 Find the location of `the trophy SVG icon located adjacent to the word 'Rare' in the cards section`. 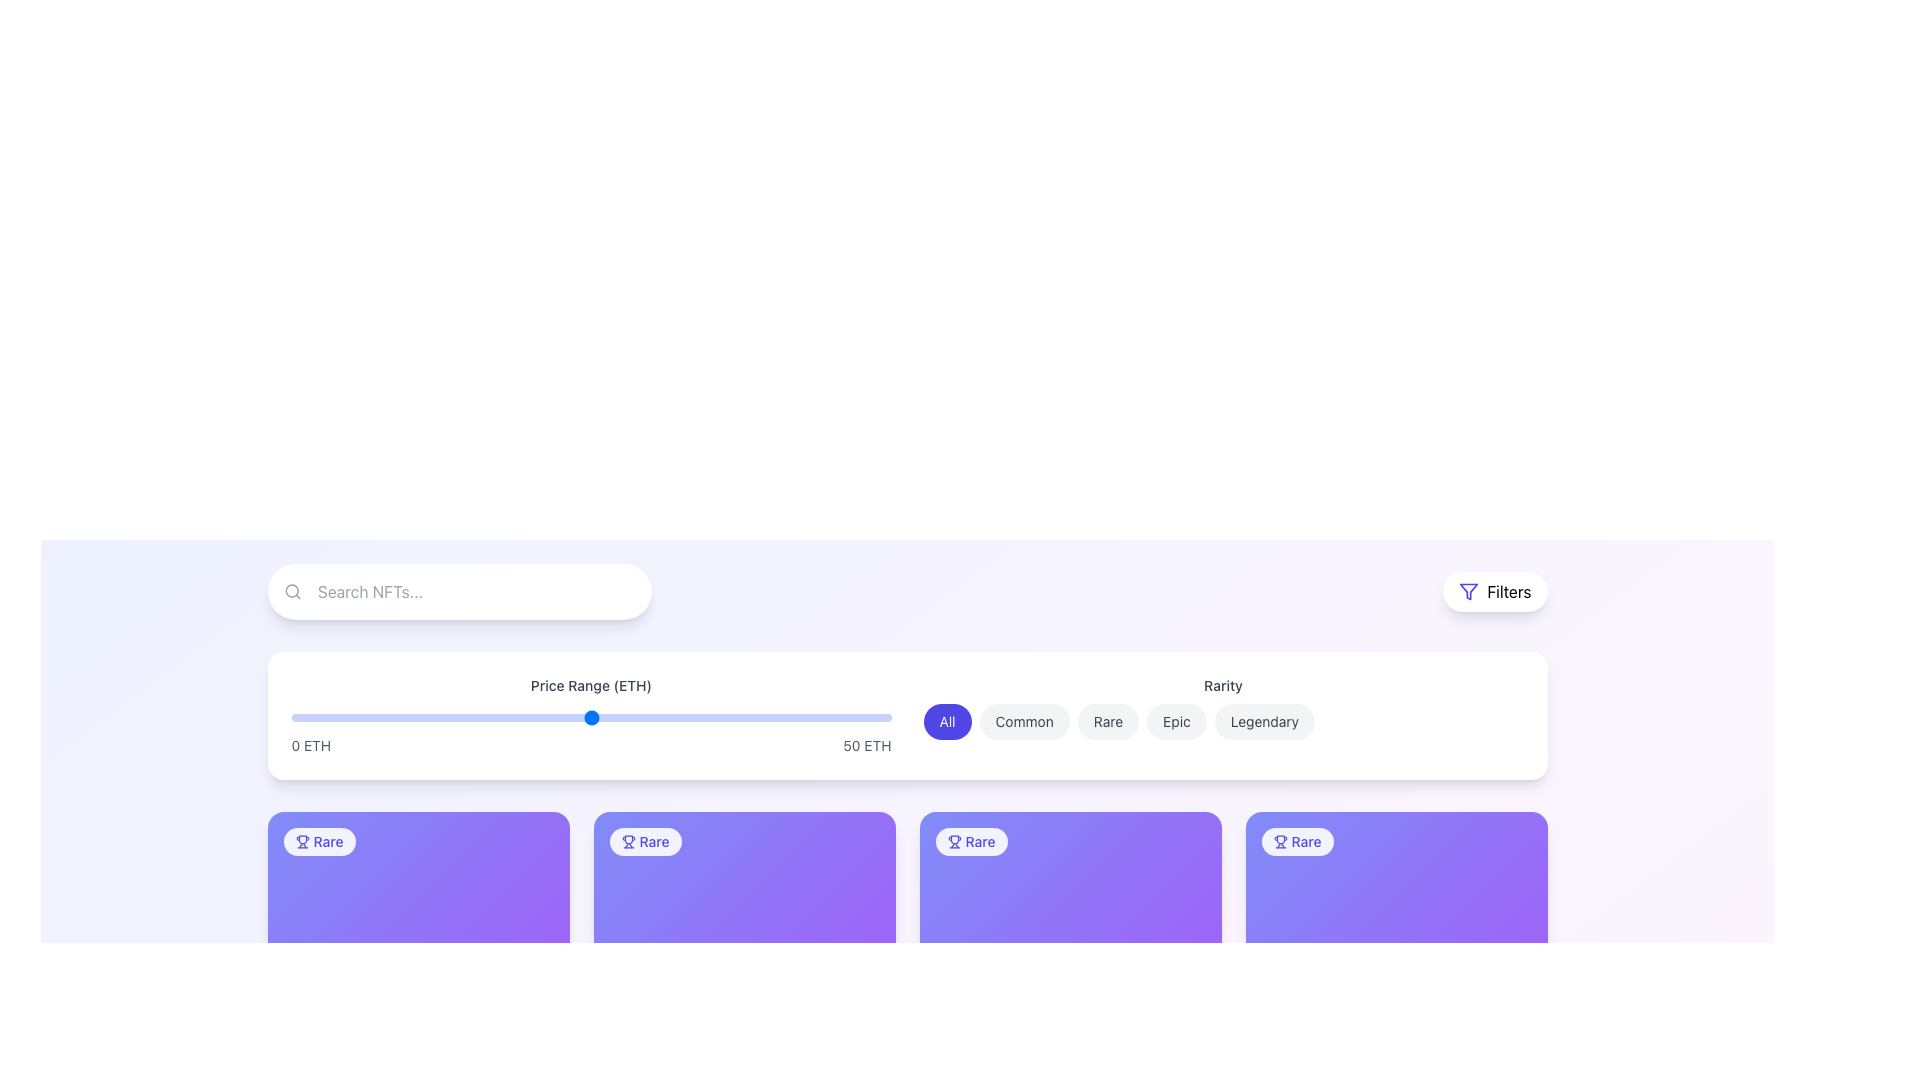

the trophy SVG icon located adjacent to the word 'Rare' in the cards section is located at coordinates (953, 841).